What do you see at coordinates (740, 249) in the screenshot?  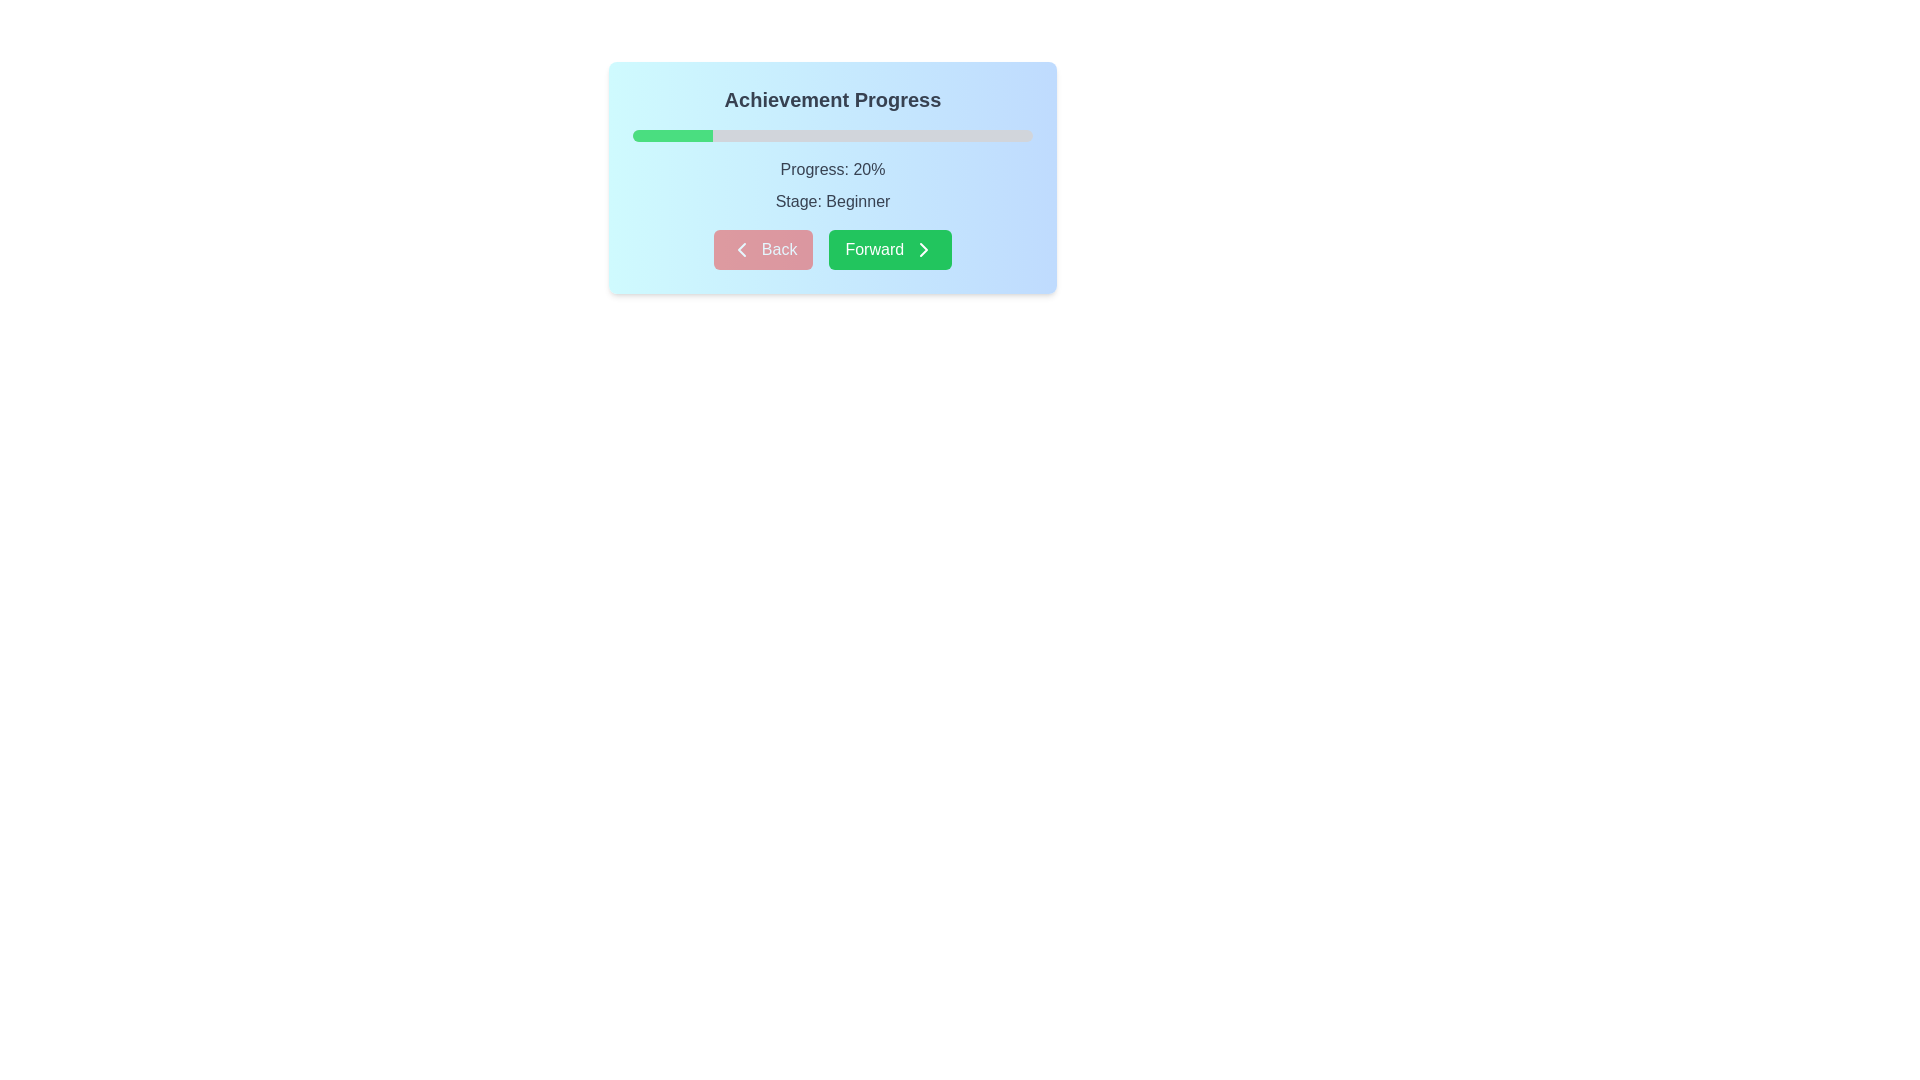 I see `the left-facing chevron icon within the 'Back' button` at bounding box center [740, 249].